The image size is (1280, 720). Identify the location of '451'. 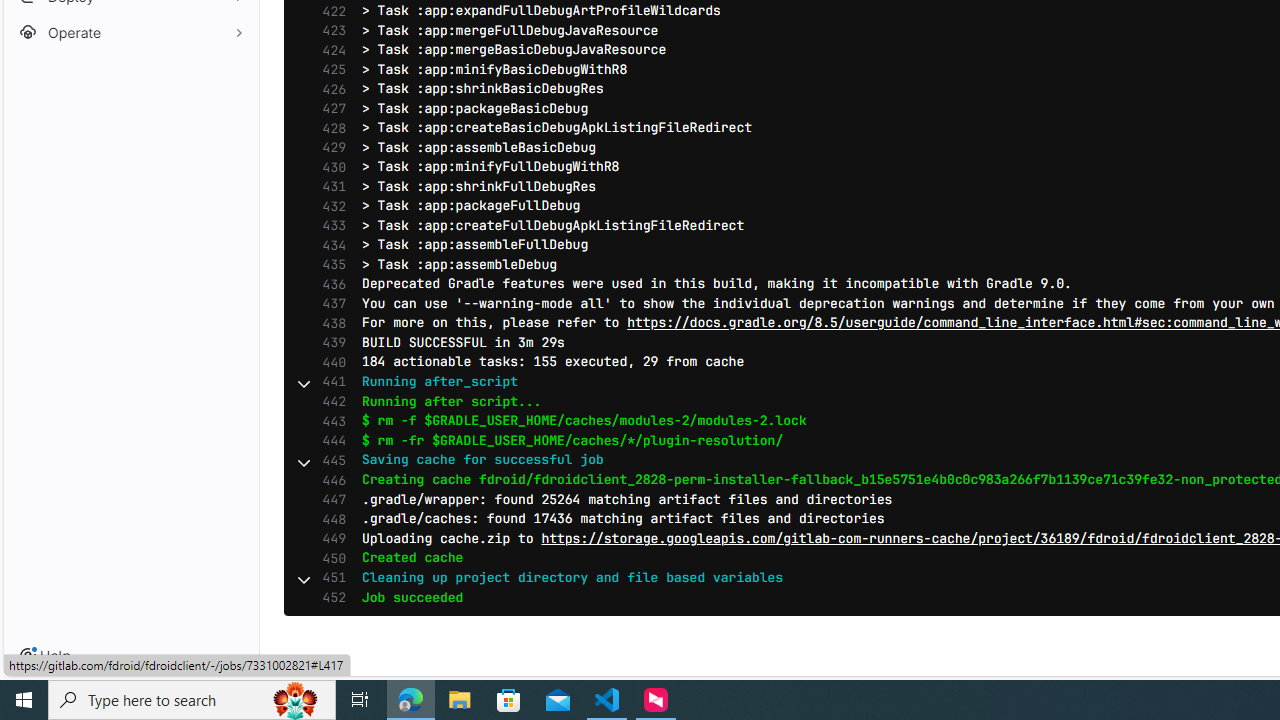
(329, 578).